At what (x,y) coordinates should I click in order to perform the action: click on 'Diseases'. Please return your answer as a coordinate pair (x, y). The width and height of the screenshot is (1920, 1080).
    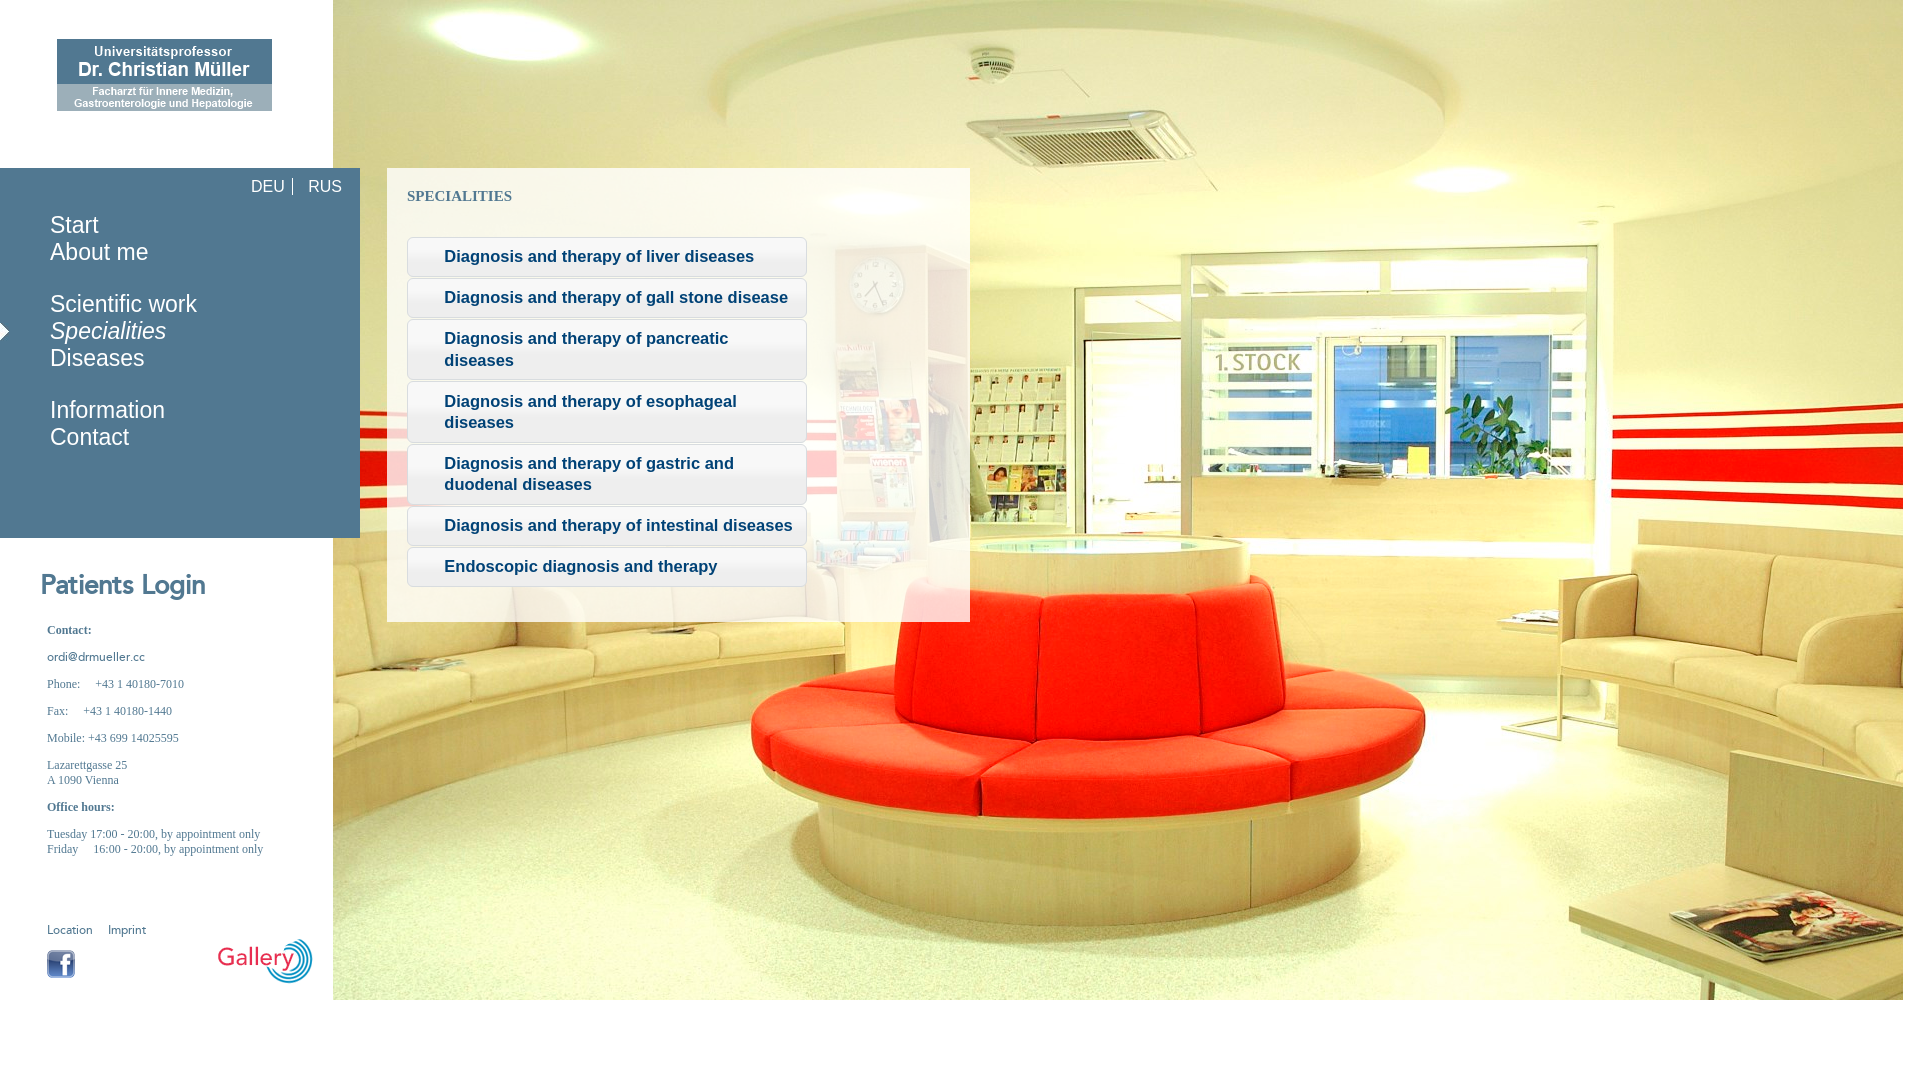
    Looking at the image, I should click on (96, 357).